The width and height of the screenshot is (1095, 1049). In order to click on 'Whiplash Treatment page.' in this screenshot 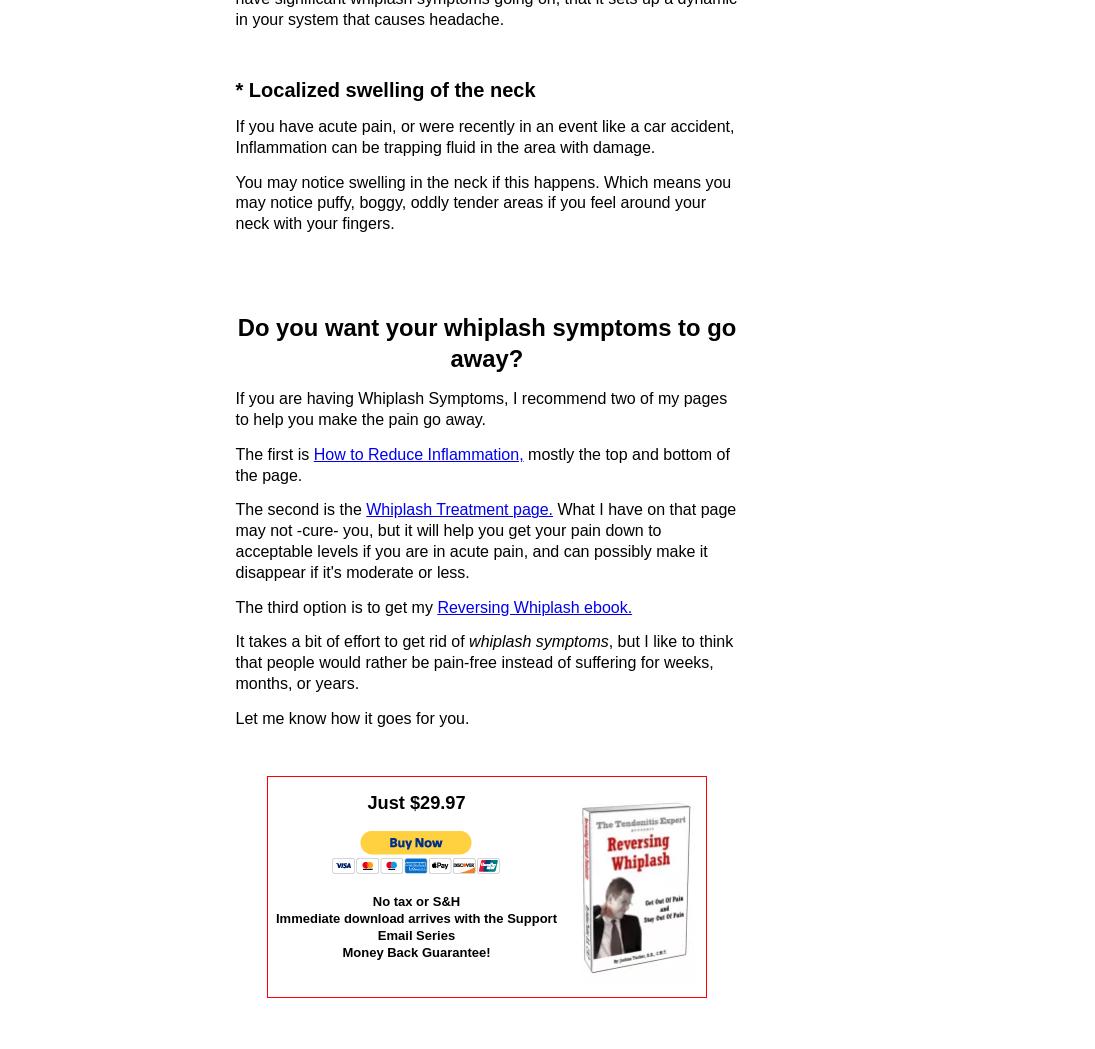, I will do `click(458, 508)`.